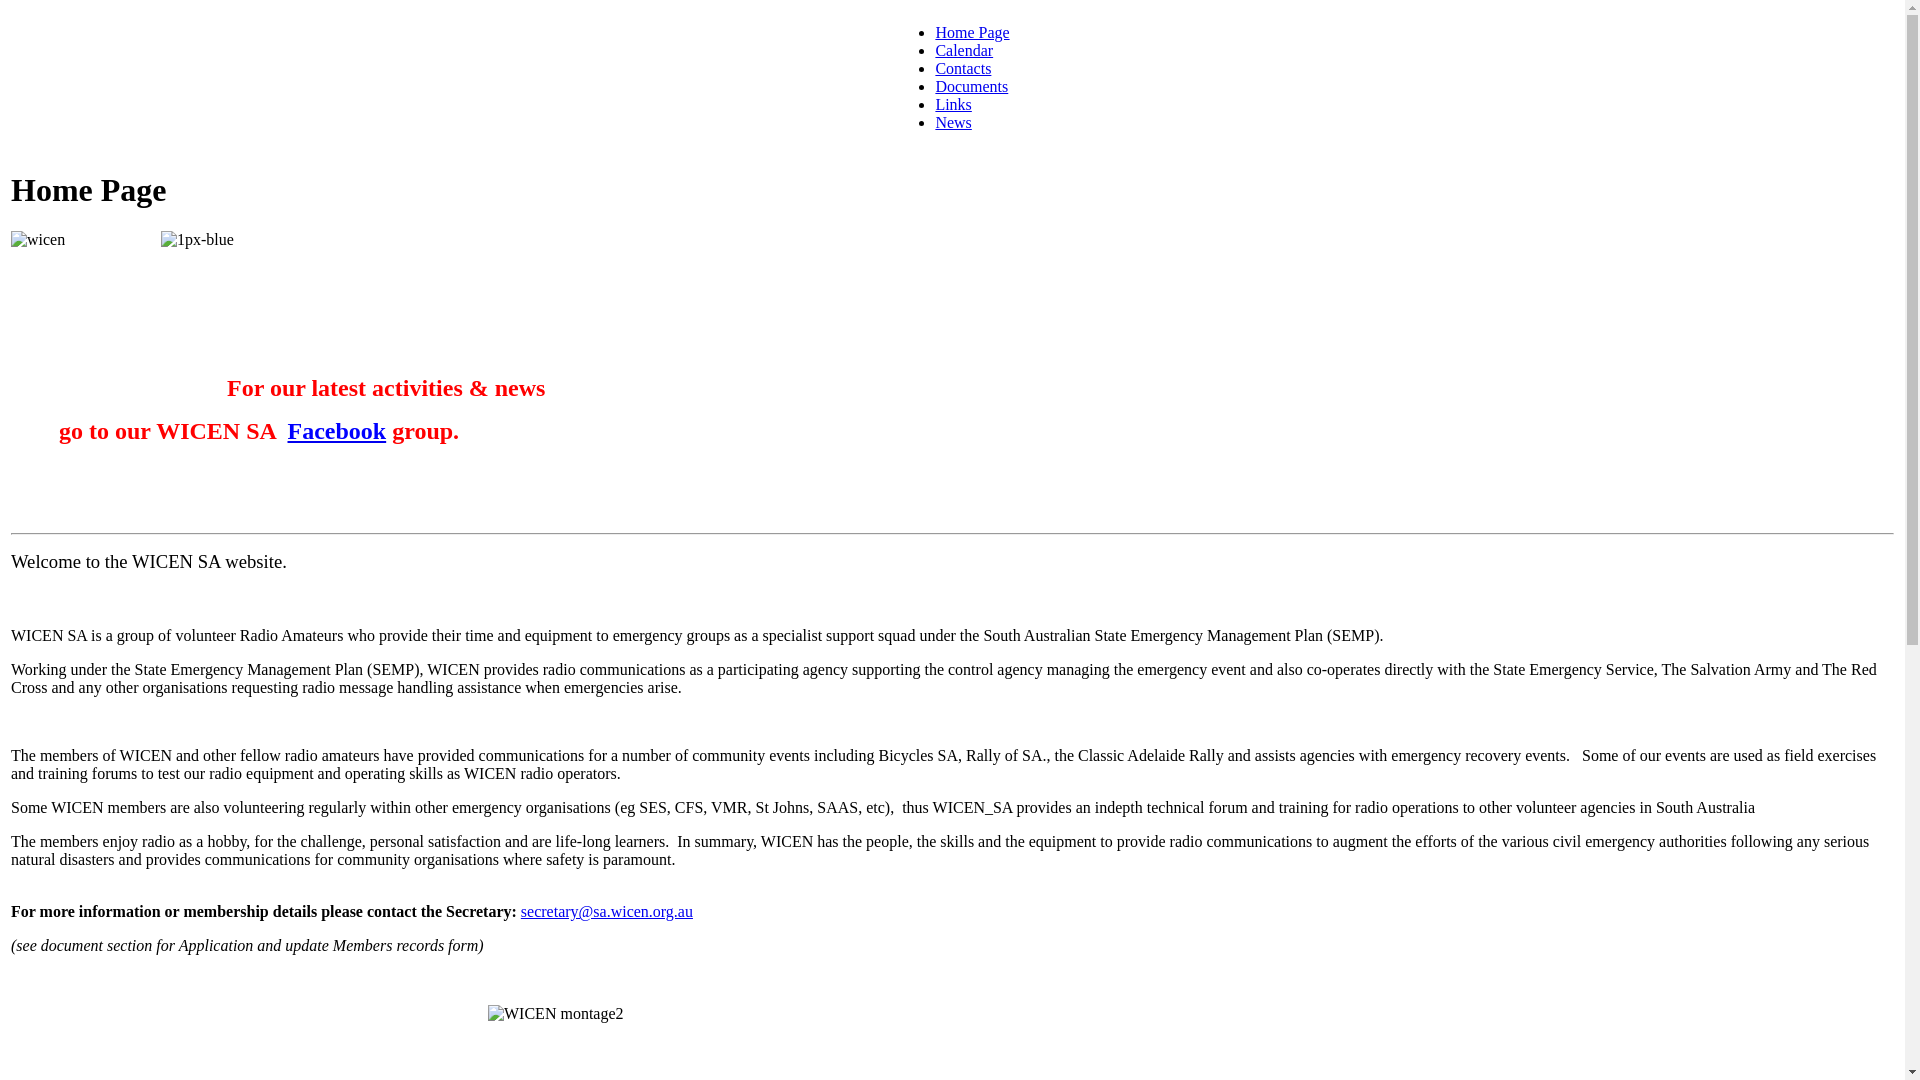 Image resolution: width=1920 pixels, height=1080 pixels. What do you see at coordinates (605, 911) in the screenshot?
I see `'secretary@sa.wicen.org.au'` at bounding box center [605, 911].